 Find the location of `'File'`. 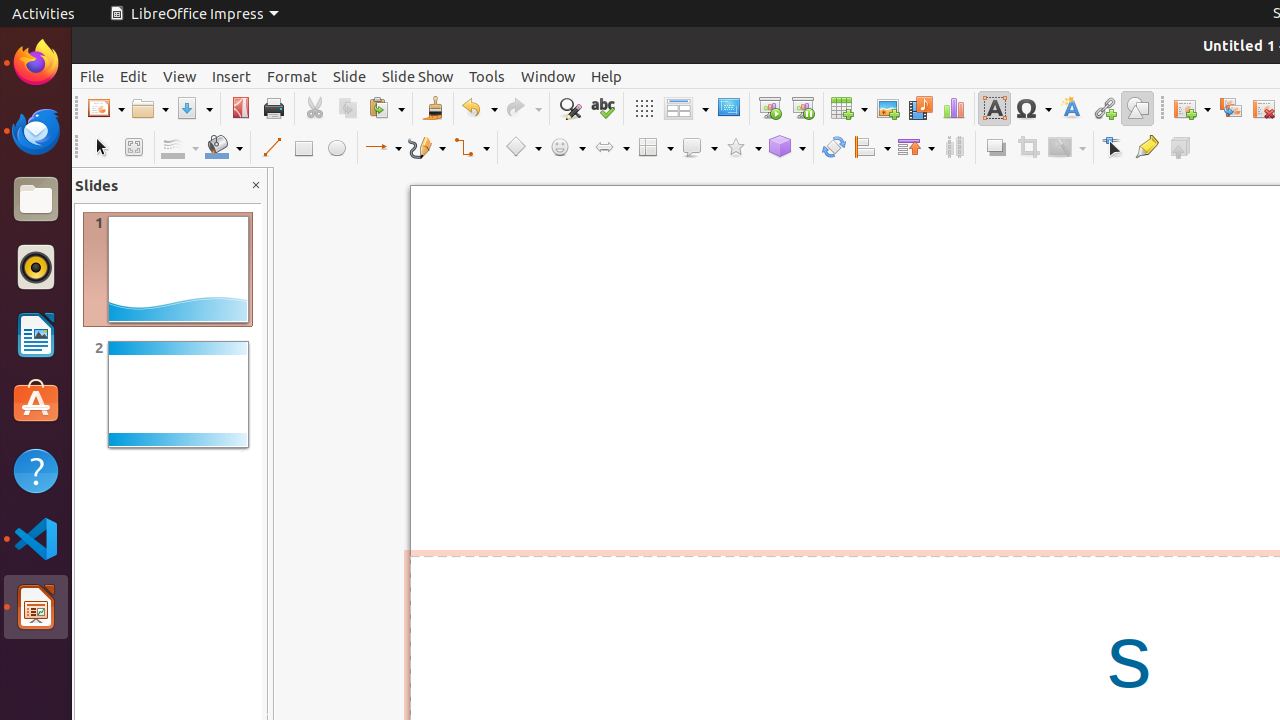

'File' is located at coordinates (91, 75).